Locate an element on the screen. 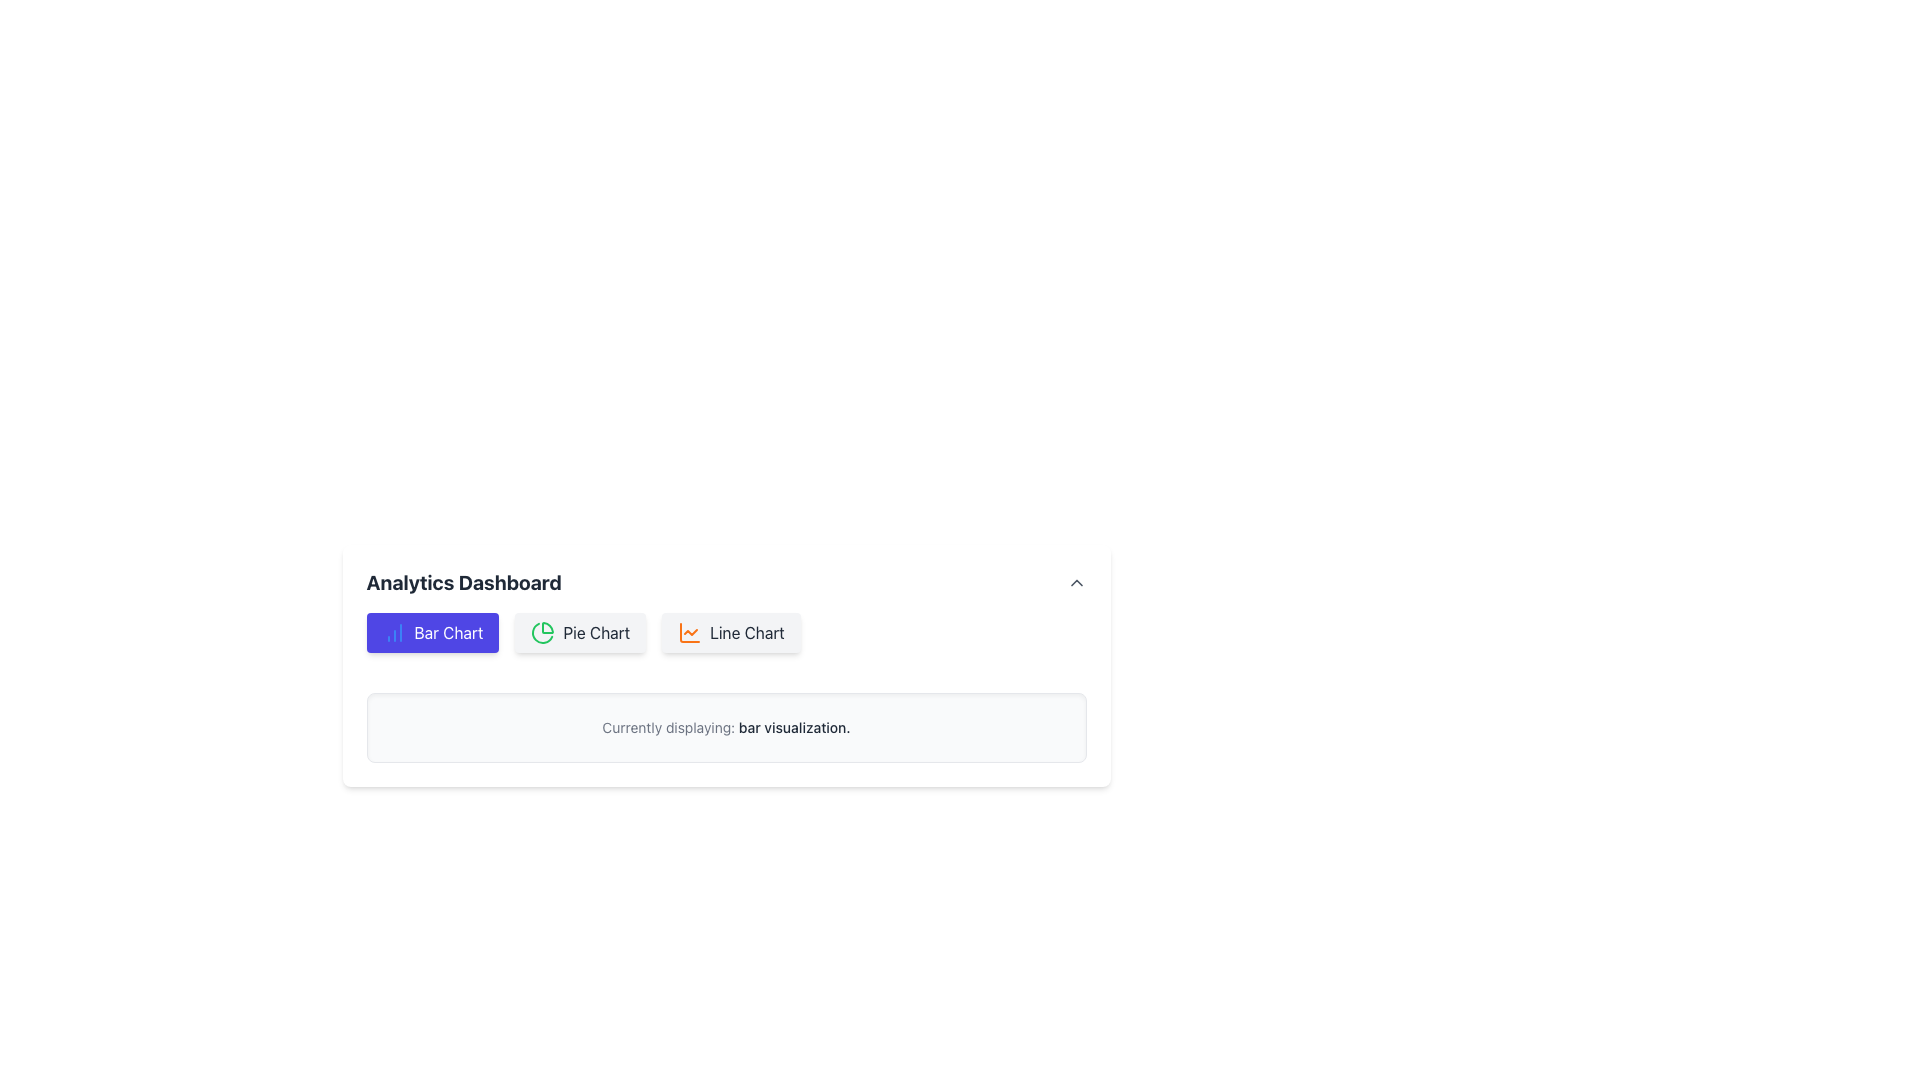 Image resolution: width=1920 pixels, height=1080 pixels. the 'Analytics Dashboard' text label, which serves as a heading indicating the current context or focus area is located at coordinates (463, 582).